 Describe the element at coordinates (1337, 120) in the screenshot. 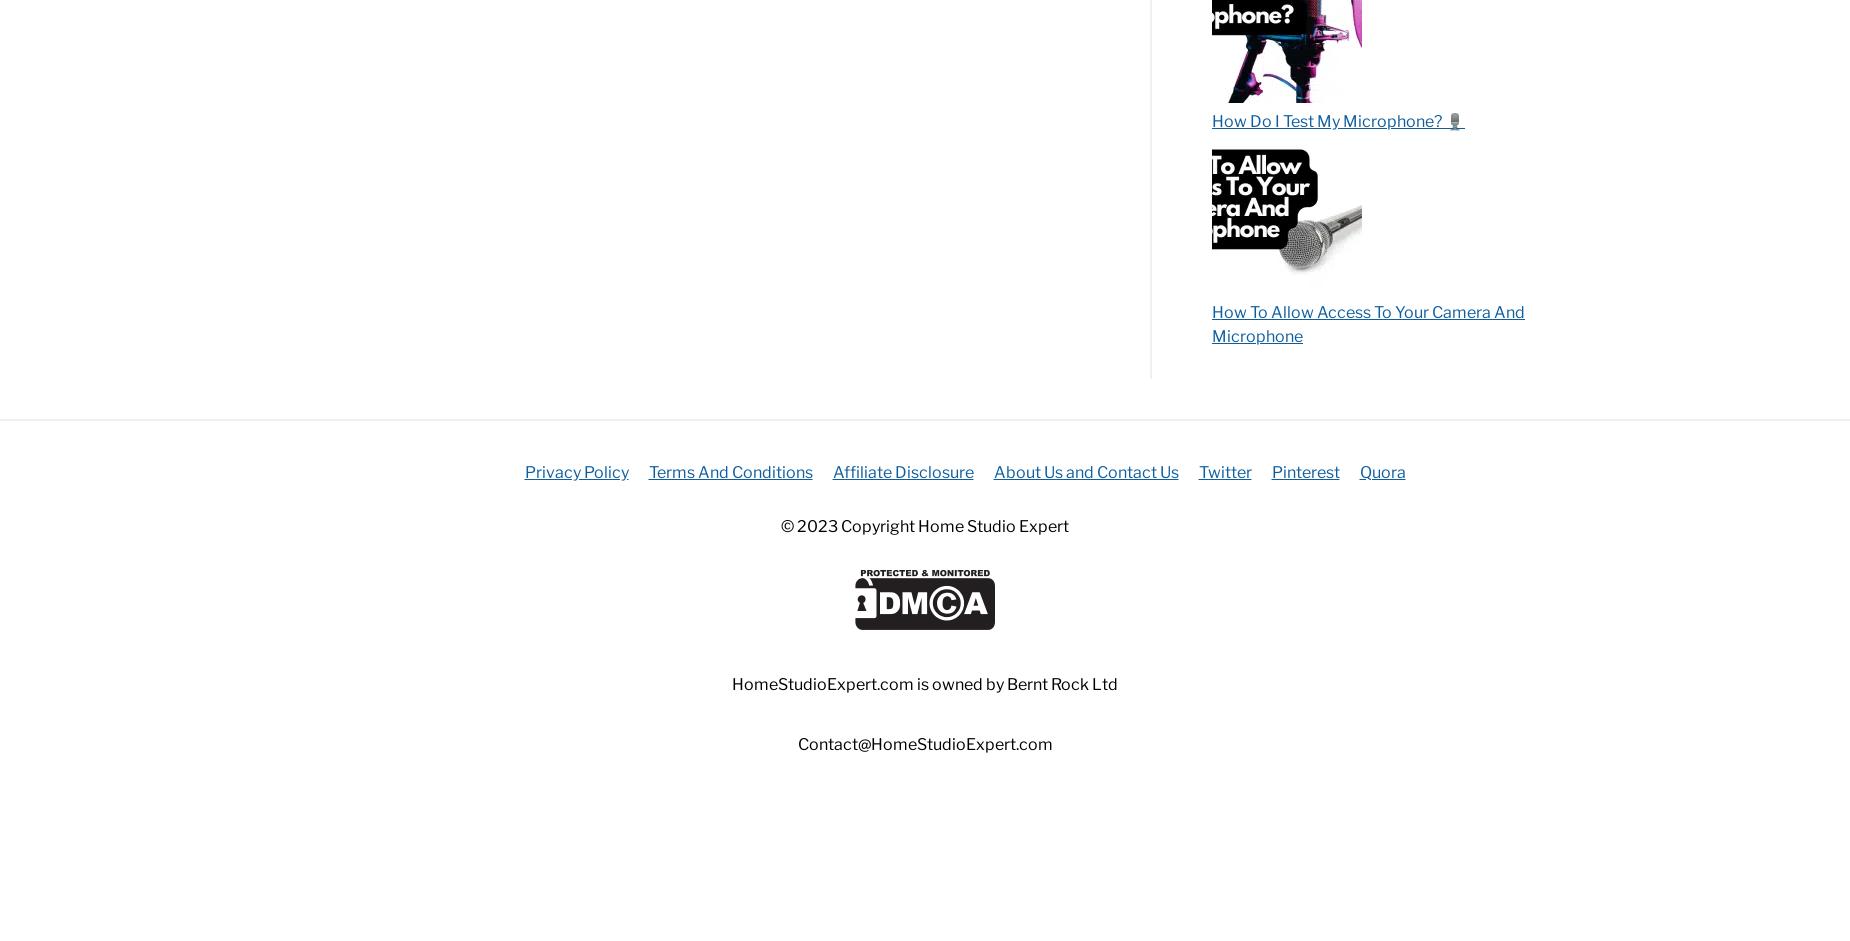

I see `'How Do I Test My Microphone? 🎙️'` at that location.